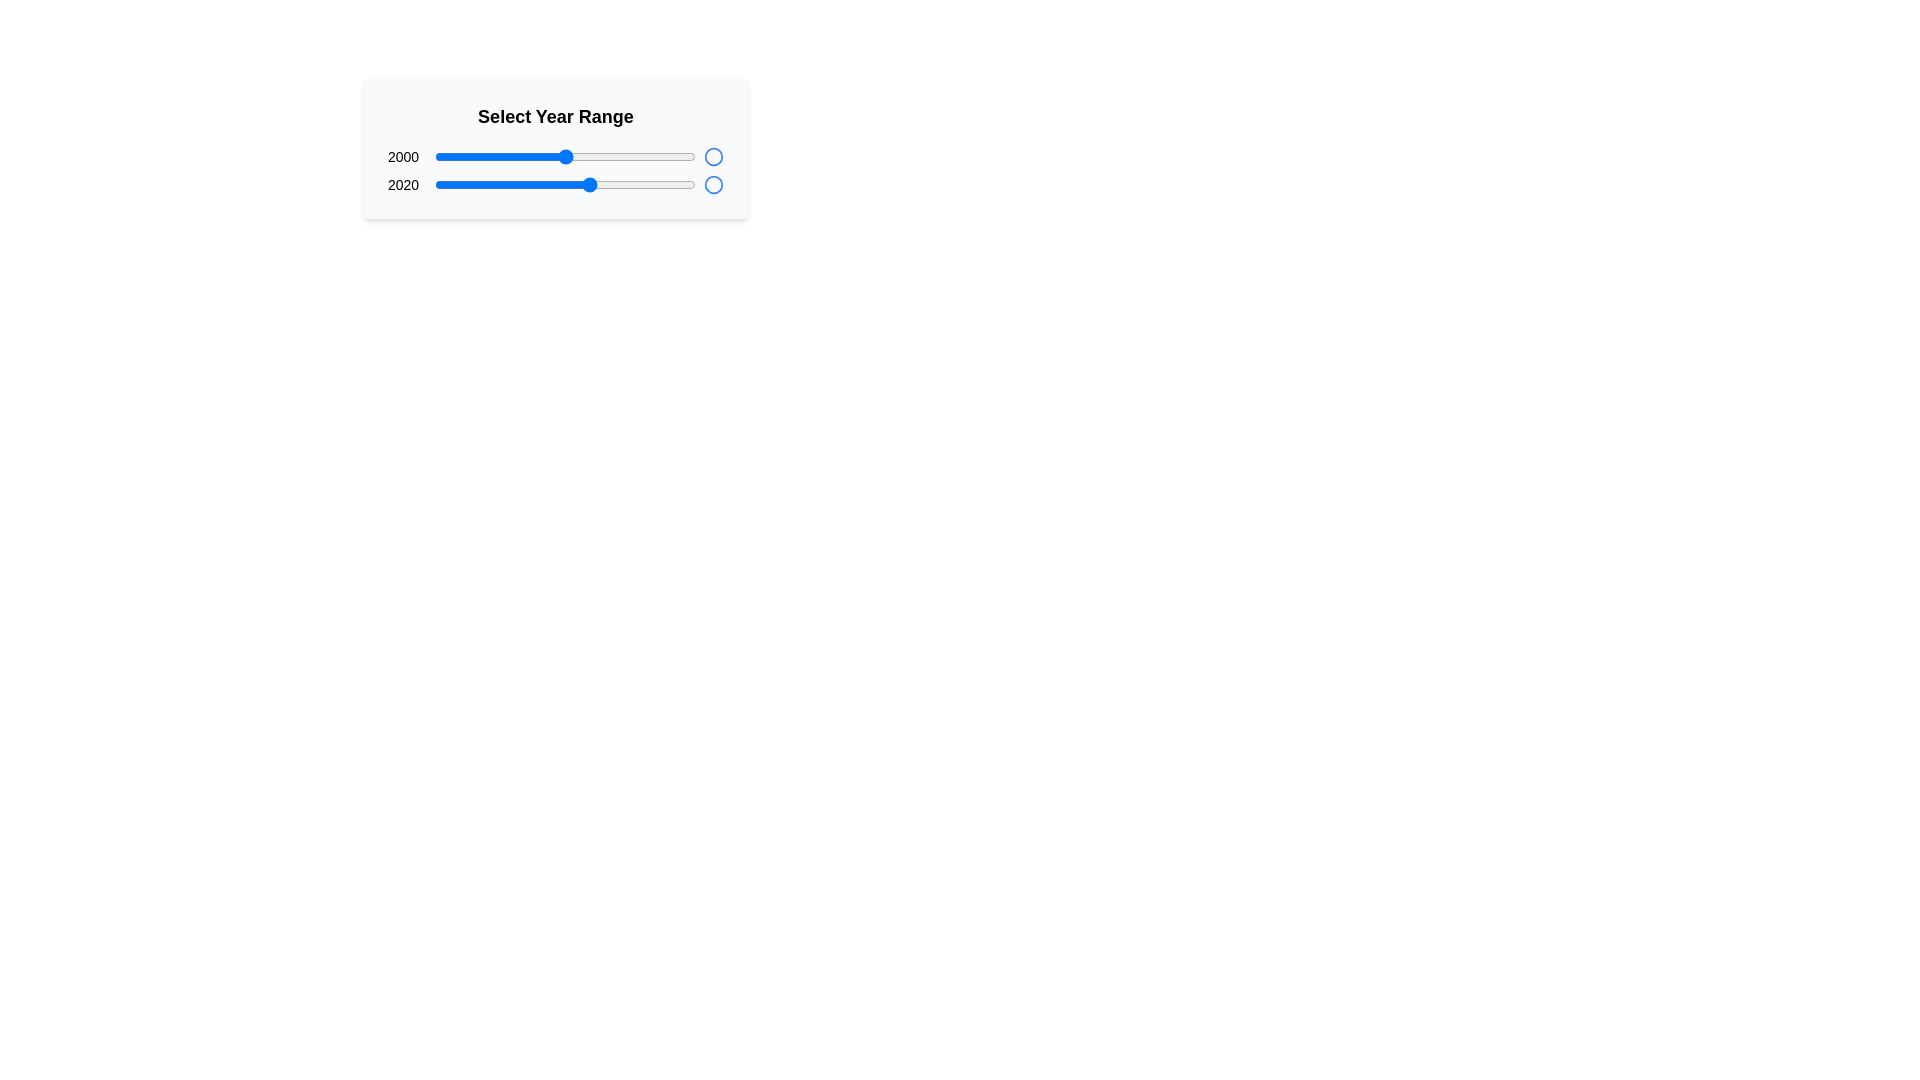 The height and width of the screenshot is (1080, 1920). Describe the element at coordinates (564, 156) in the screenshot. I see `the range slider input located beneath the text label '2000' and to the left of the blue circular indicator` at that location.